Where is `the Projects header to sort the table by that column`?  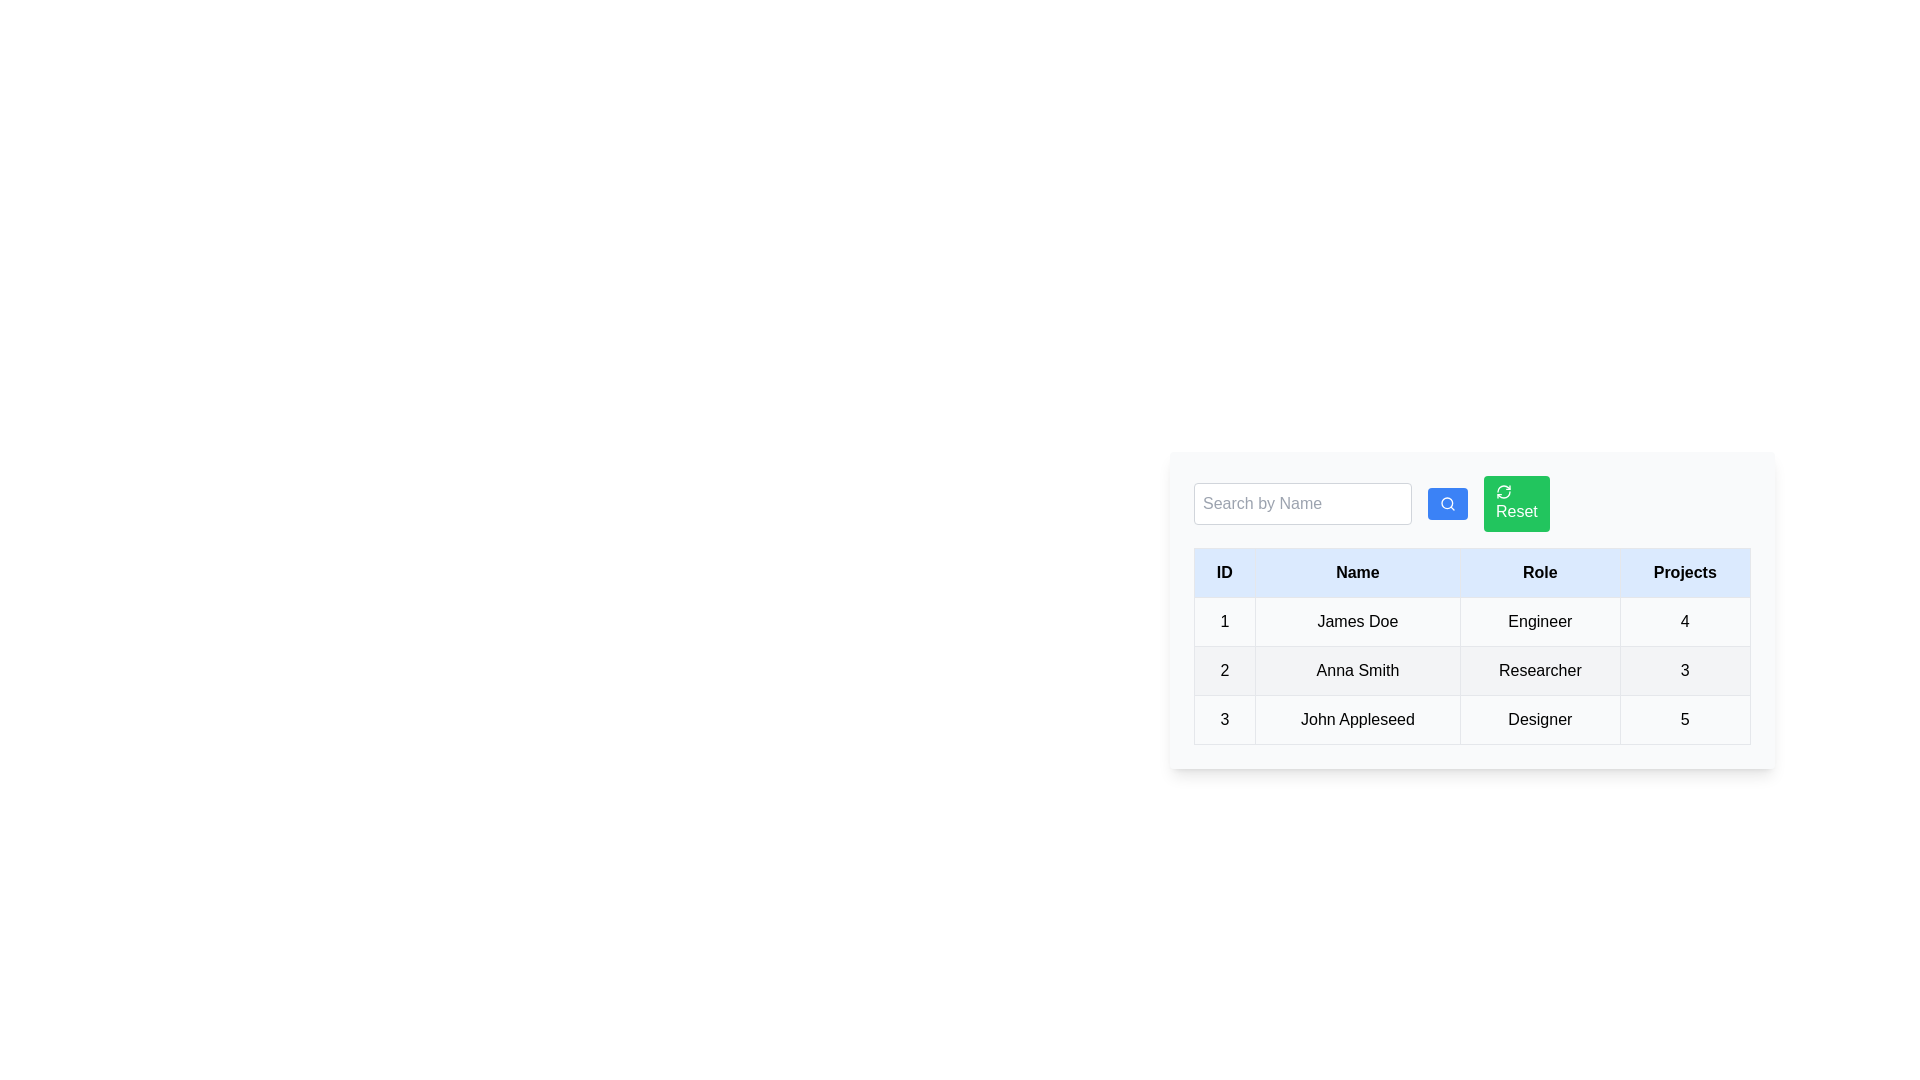 the Projects header to sort the table by that column is located at coordinates (1683, 573).